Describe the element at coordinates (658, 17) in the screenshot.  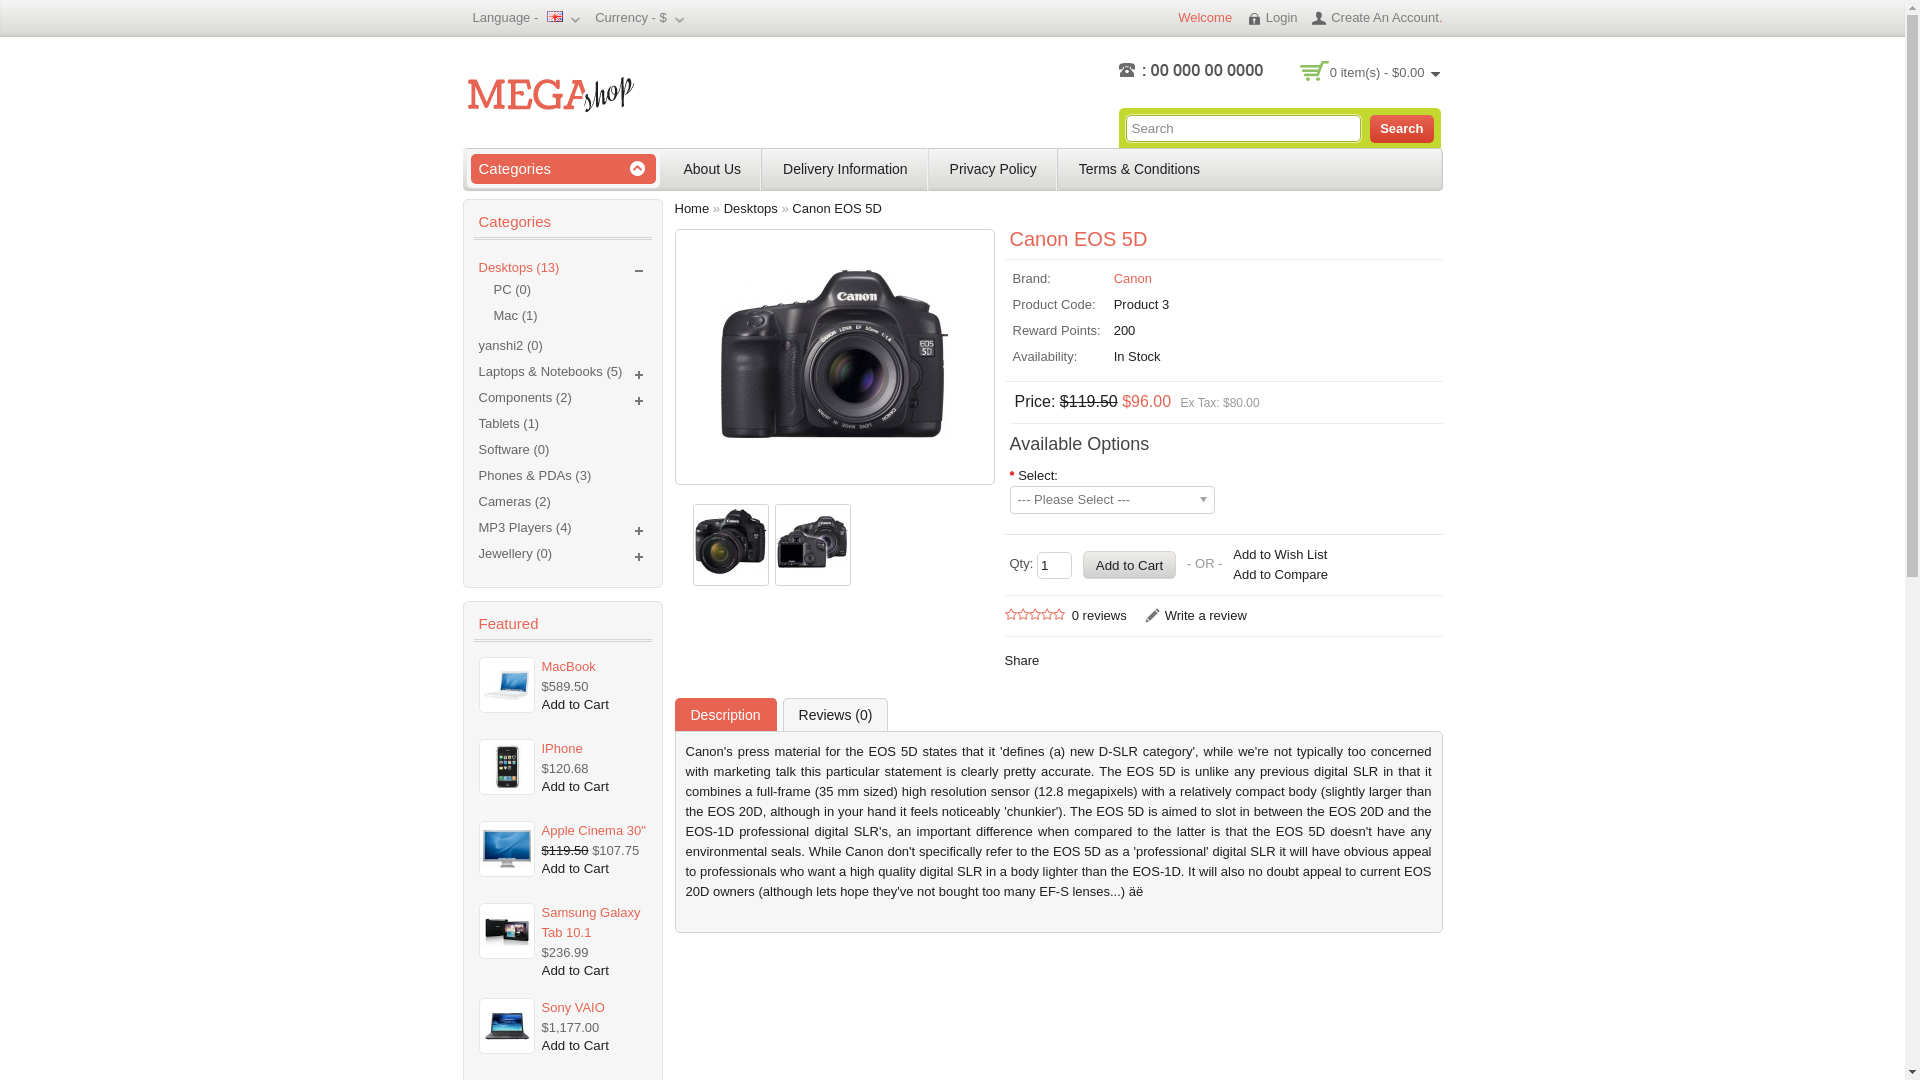
I see `'$'` at that location.